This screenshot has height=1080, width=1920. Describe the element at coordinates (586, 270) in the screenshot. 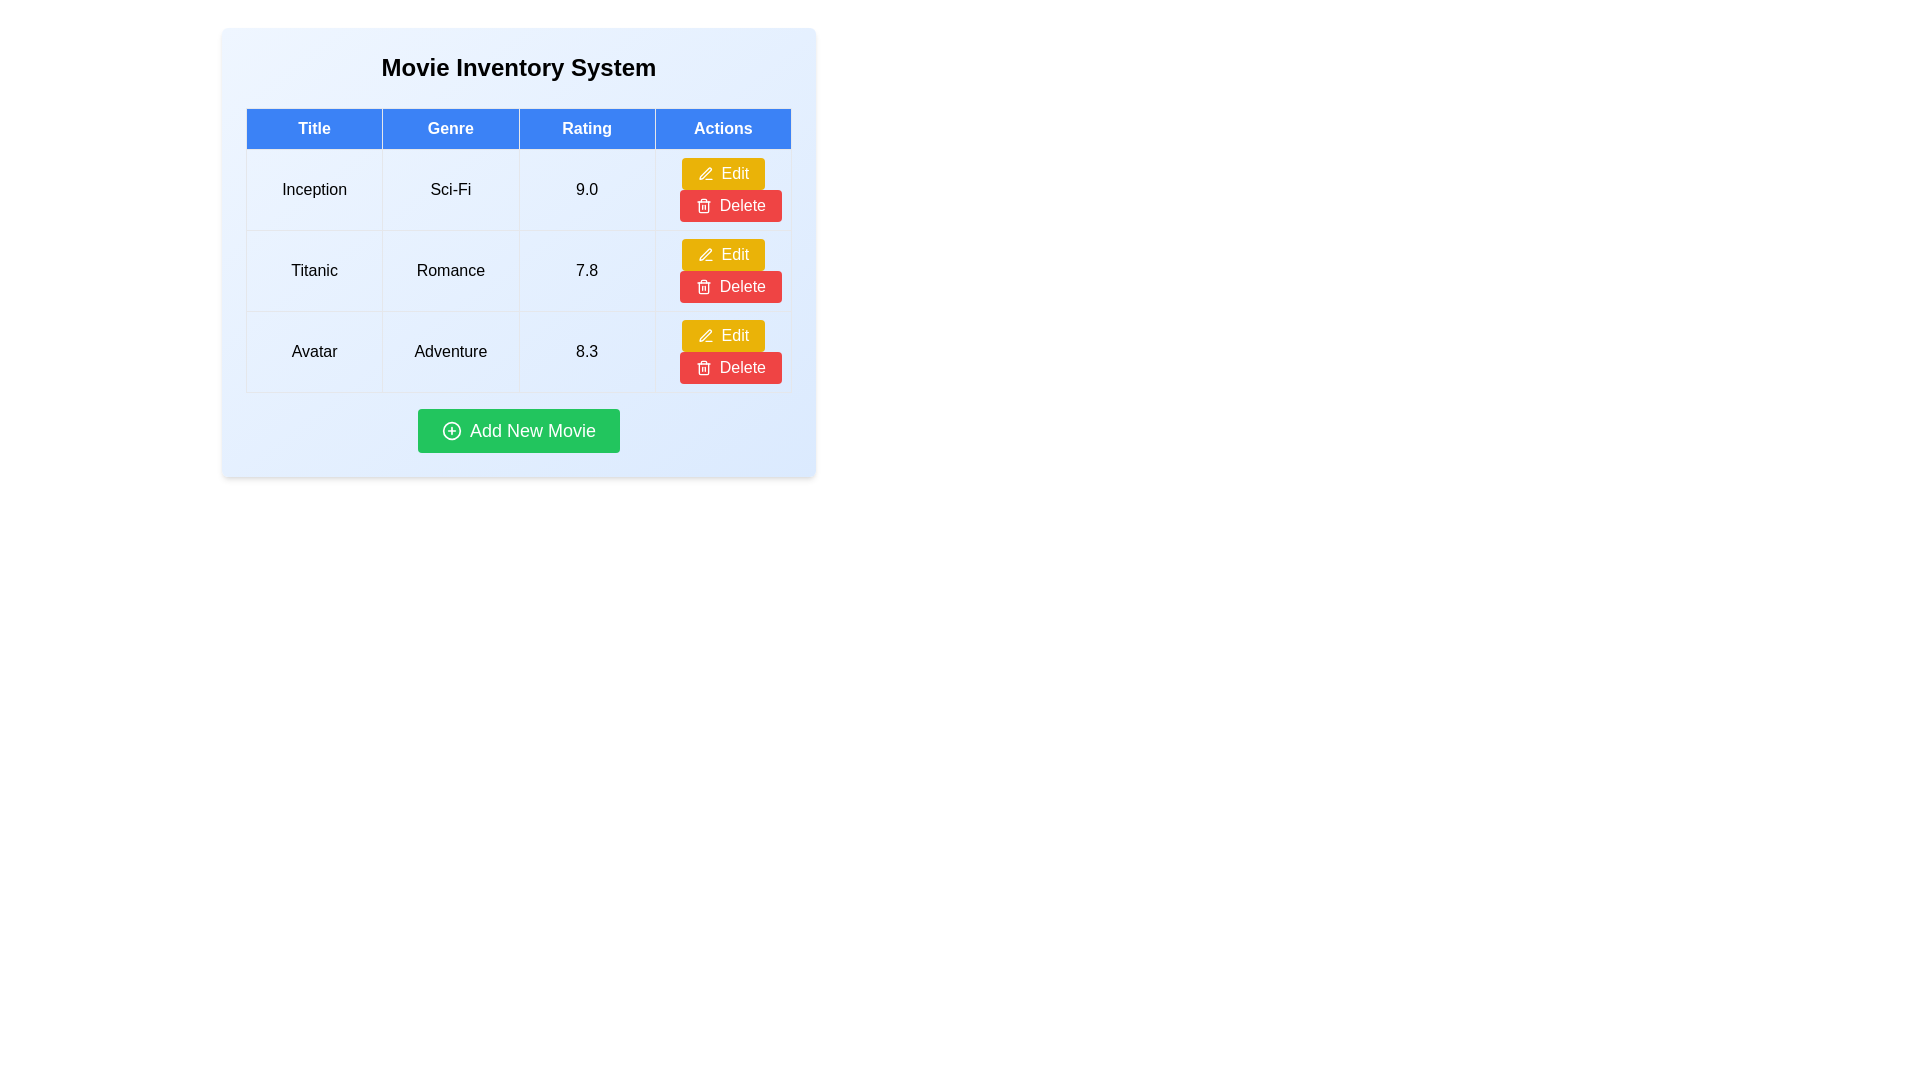

I see `the static text displaying the numerical value '7.8' located in the 'Rating' column of the row labeled 'Titanic'` at that location.